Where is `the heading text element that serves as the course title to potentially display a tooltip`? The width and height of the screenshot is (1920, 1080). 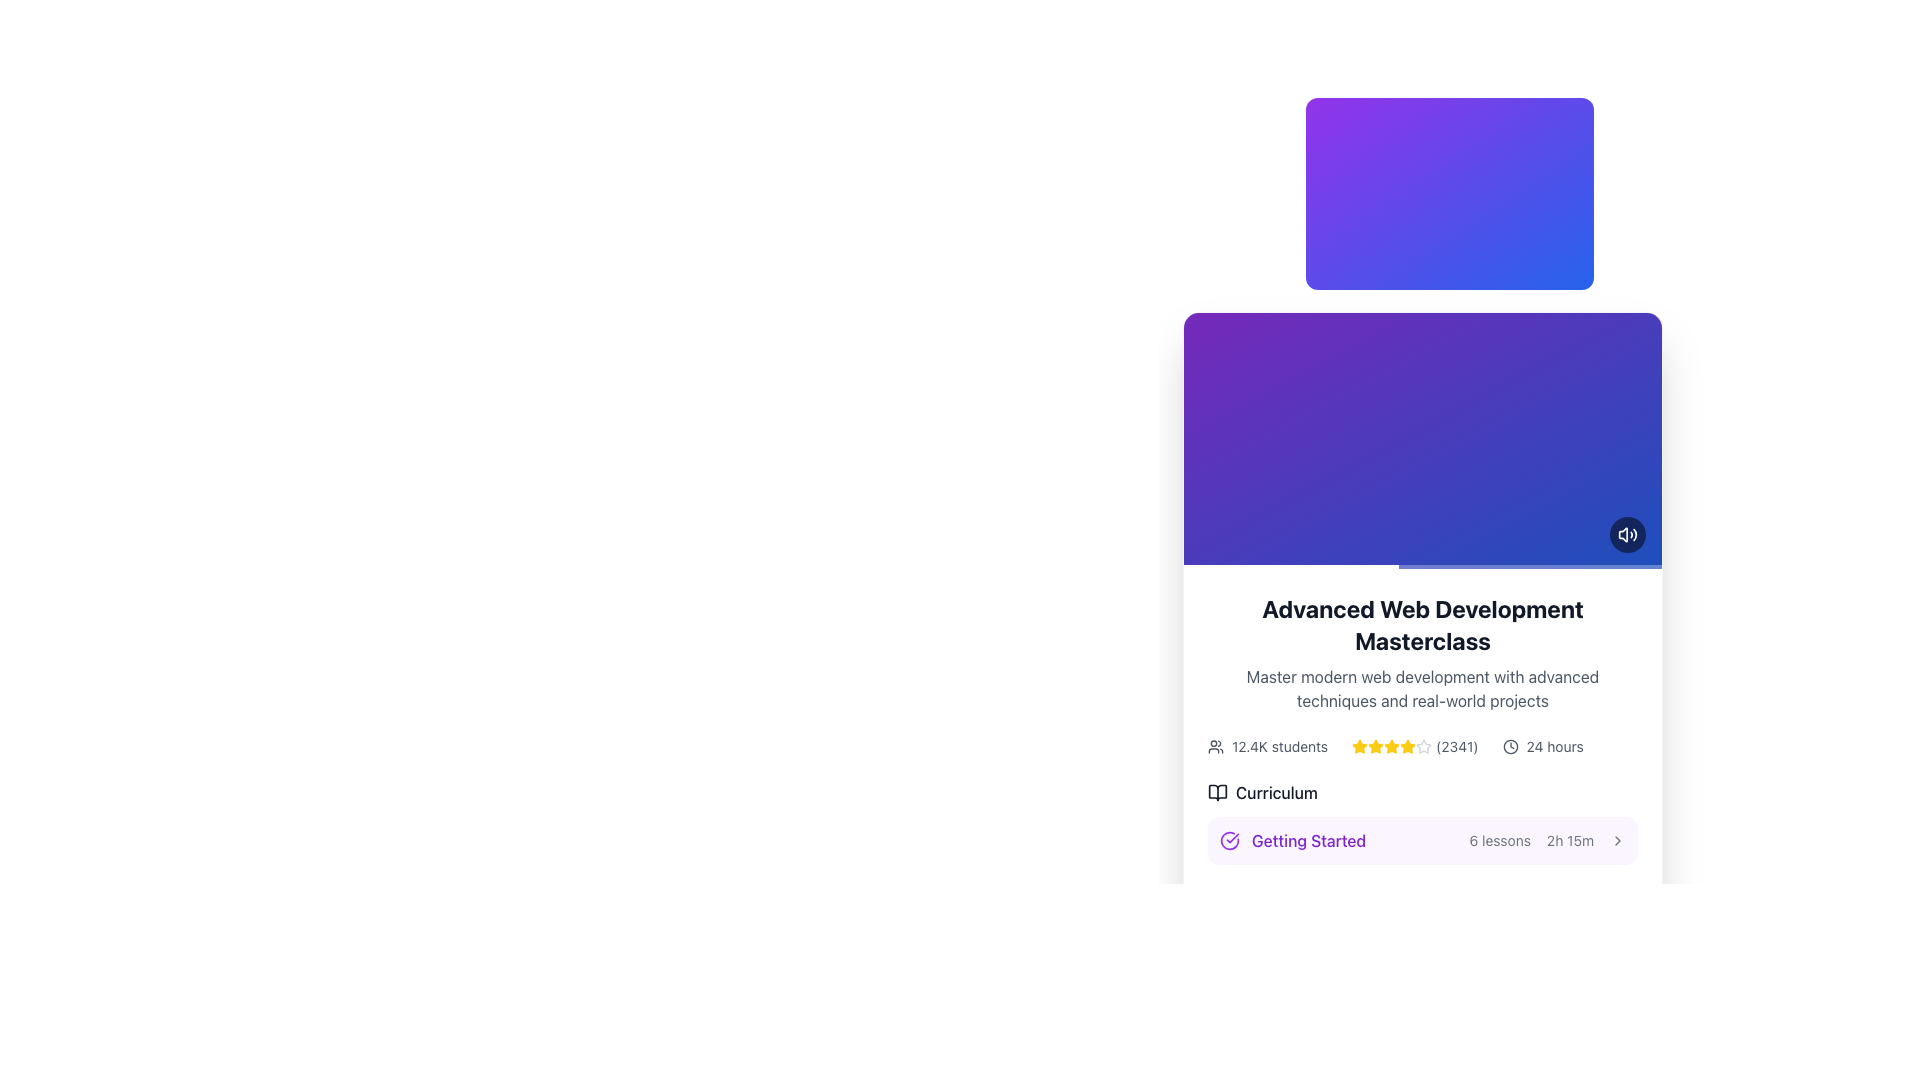 the heading text element that serves as the course title to potentially display a tooltip is located at coordinates (1421, 623).